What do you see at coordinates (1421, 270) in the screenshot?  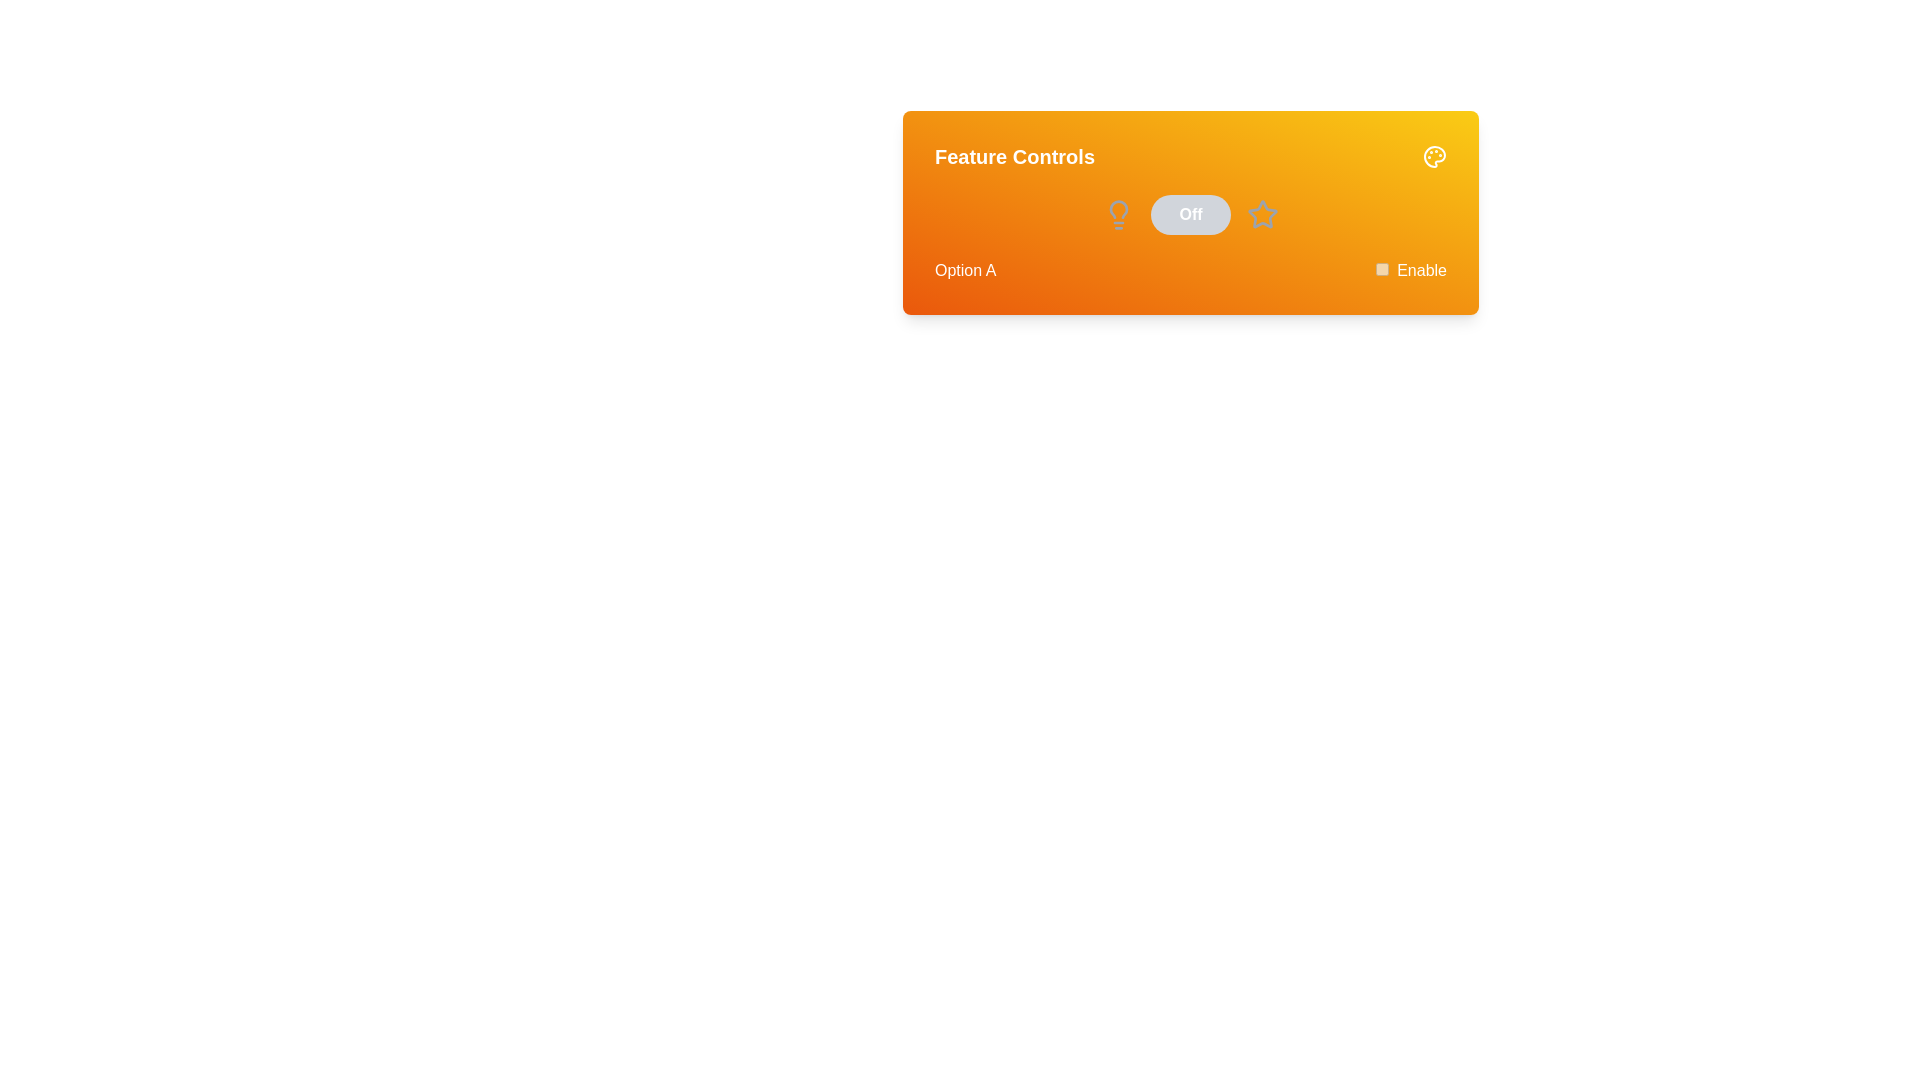 I see `the 'Enable' label, which is displayed in white font on an orange background and is located directly to the right of the 'Option A' checkbox` at bounding box center [1421, 270].